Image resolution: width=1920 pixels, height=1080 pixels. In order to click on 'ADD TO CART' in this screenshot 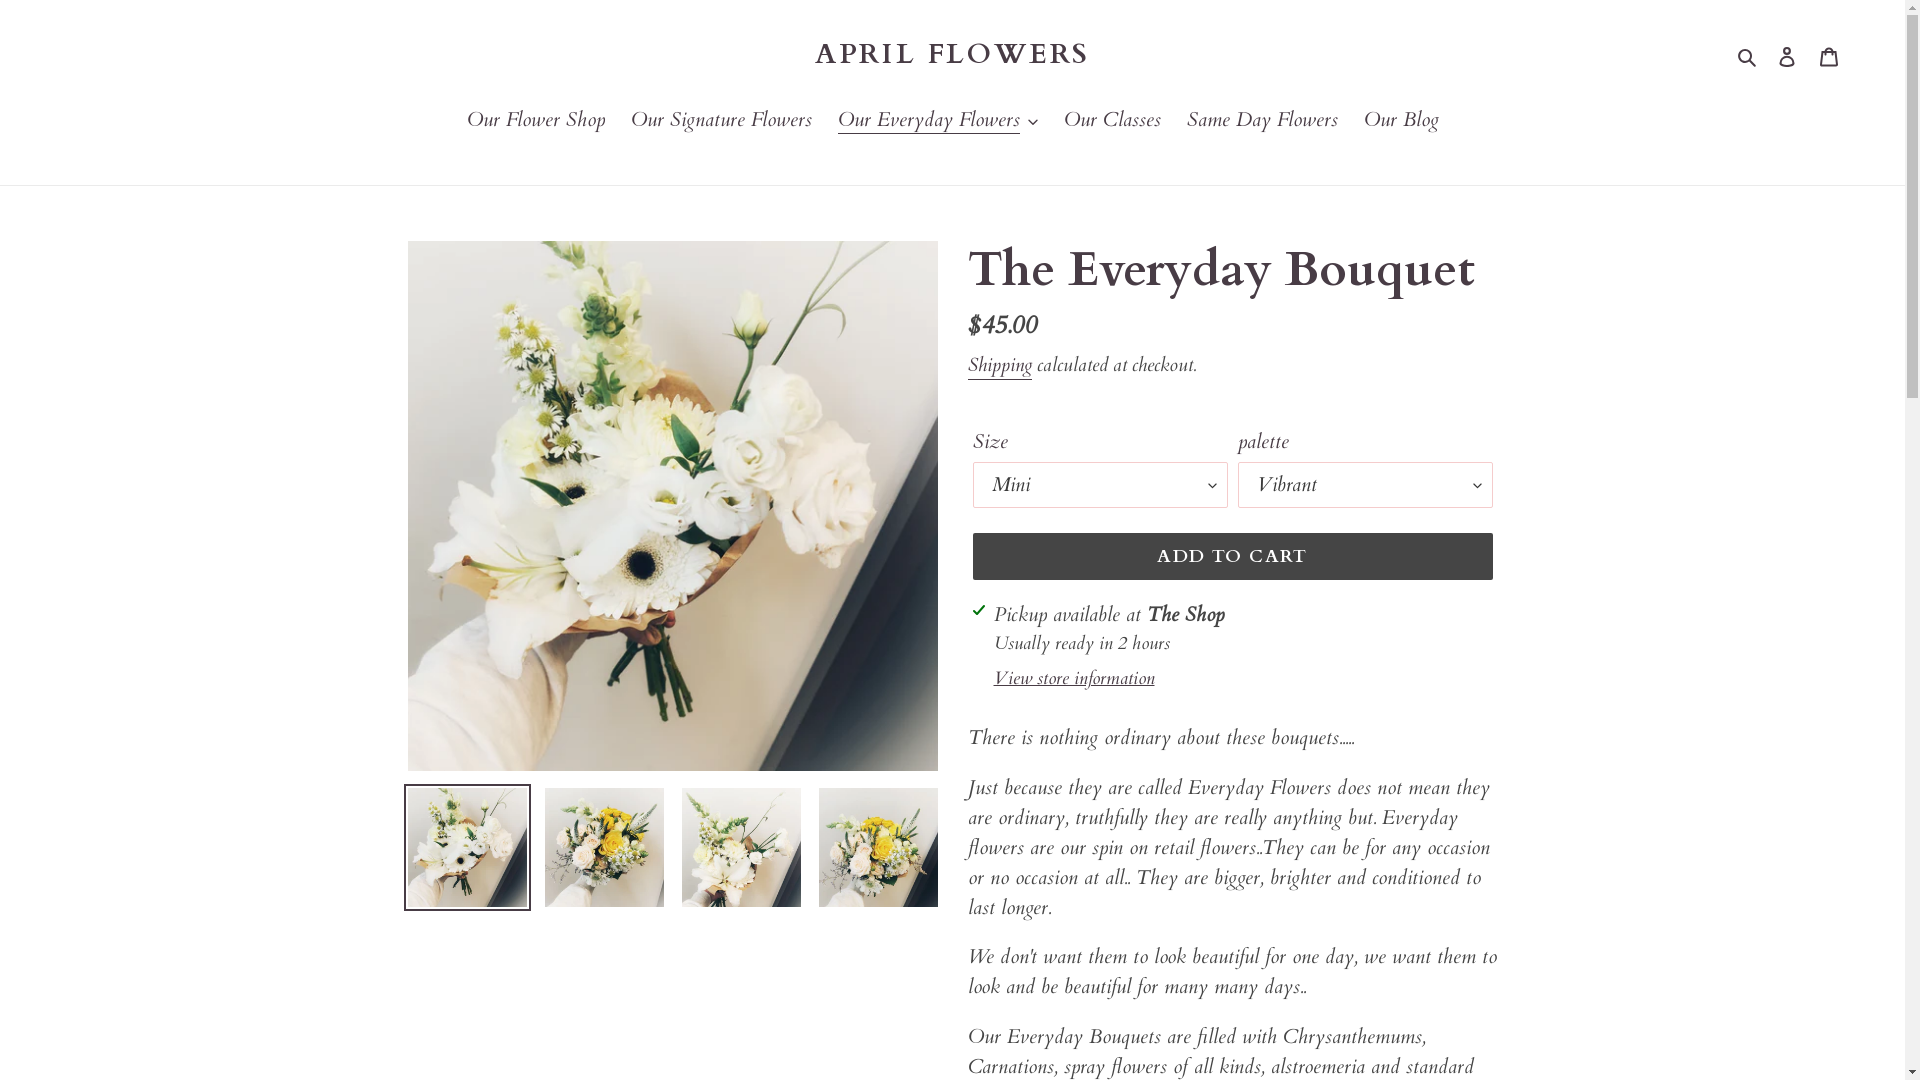, I will do `click(1231, 556)`.